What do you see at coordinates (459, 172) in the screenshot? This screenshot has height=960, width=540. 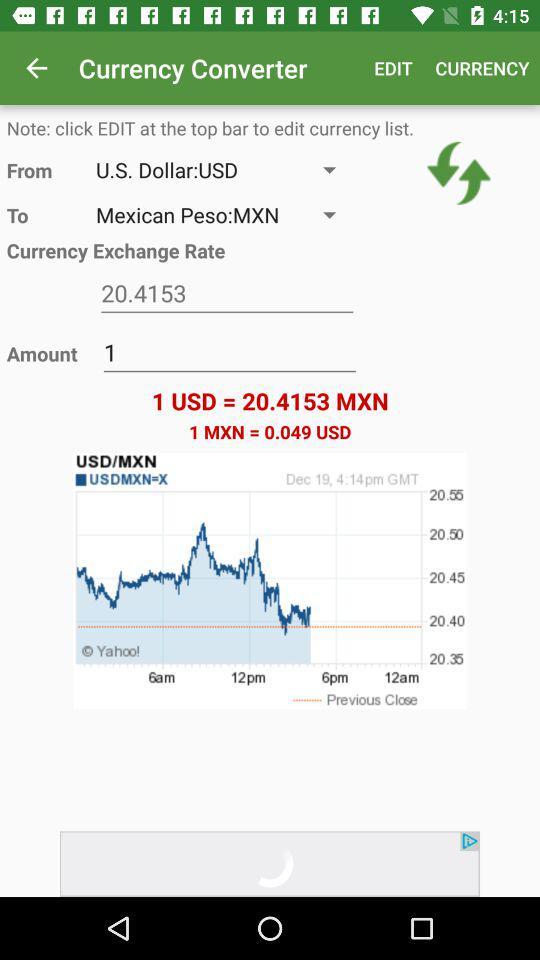 I see `icon to the right of note click edit icon` at bounding box center [459, 172].